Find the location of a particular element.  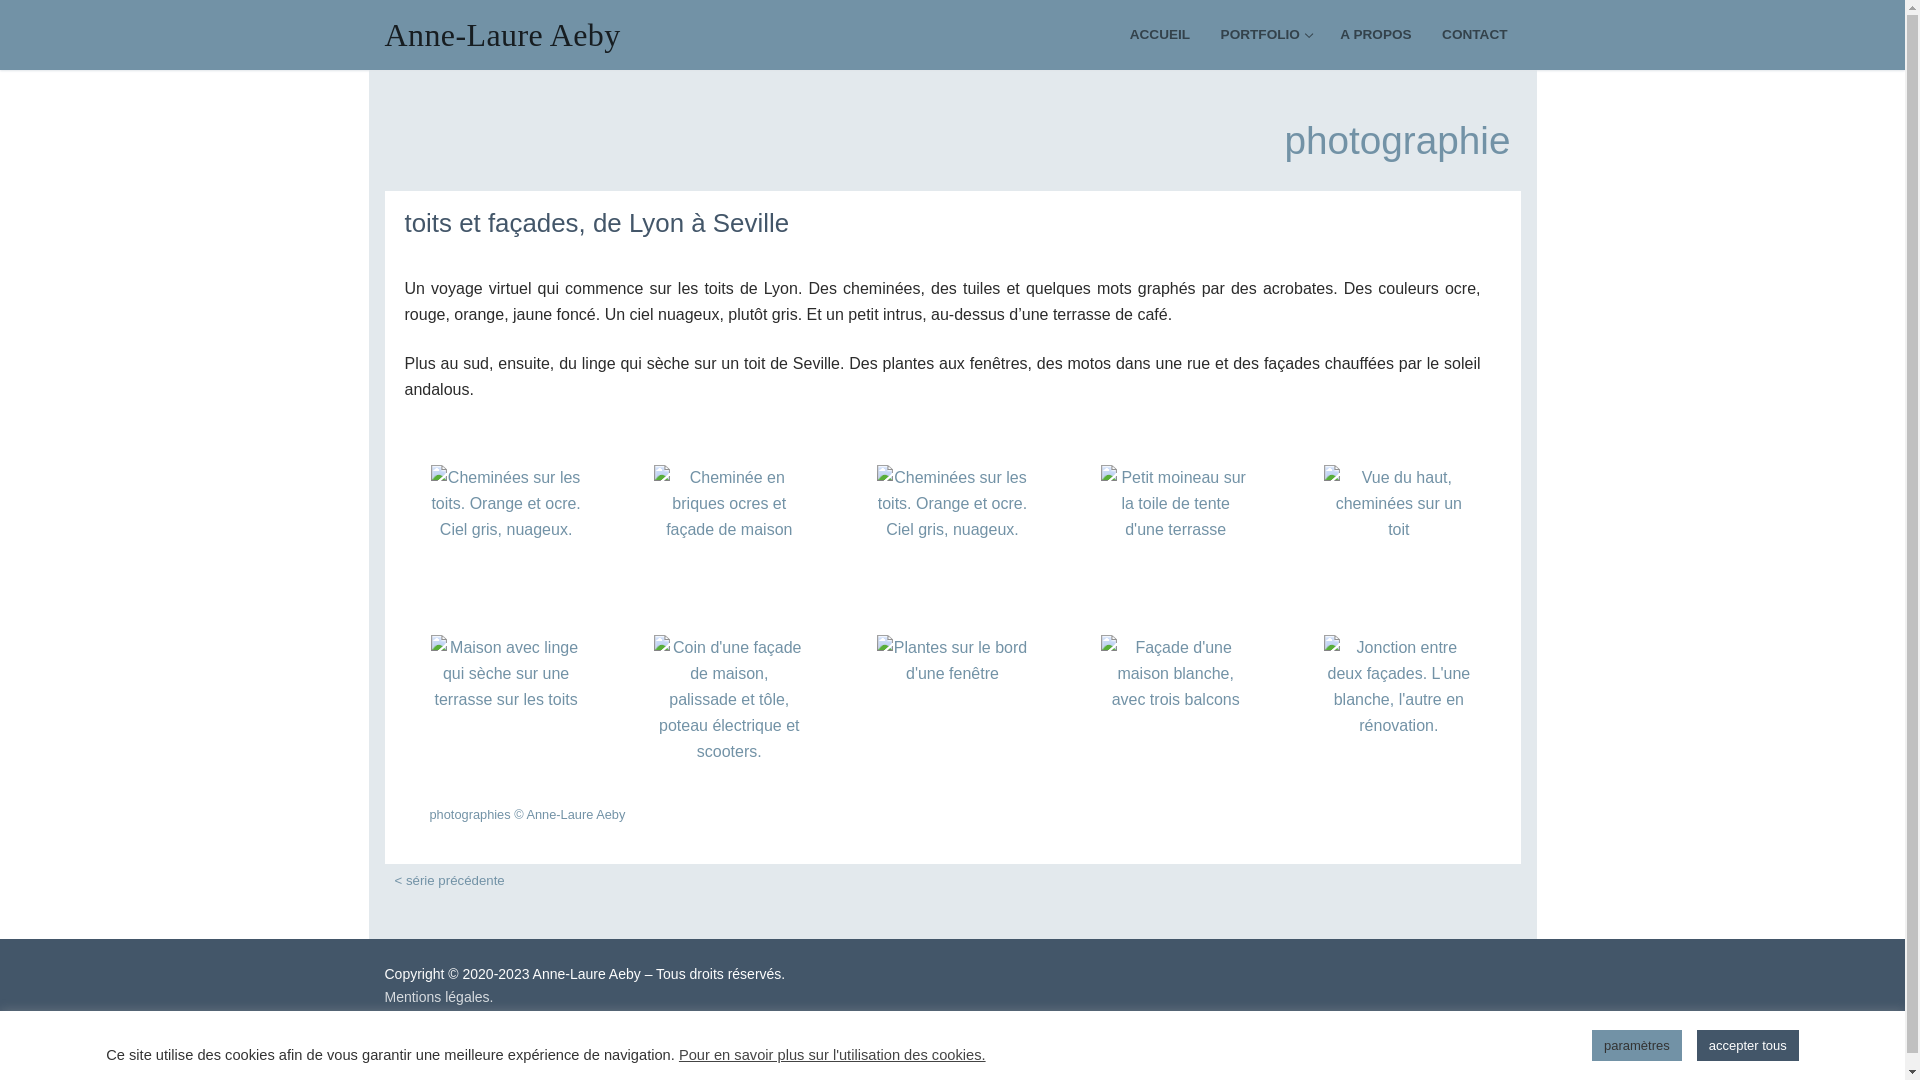

'accepter tous' is located at coordinates (1746, 1044).